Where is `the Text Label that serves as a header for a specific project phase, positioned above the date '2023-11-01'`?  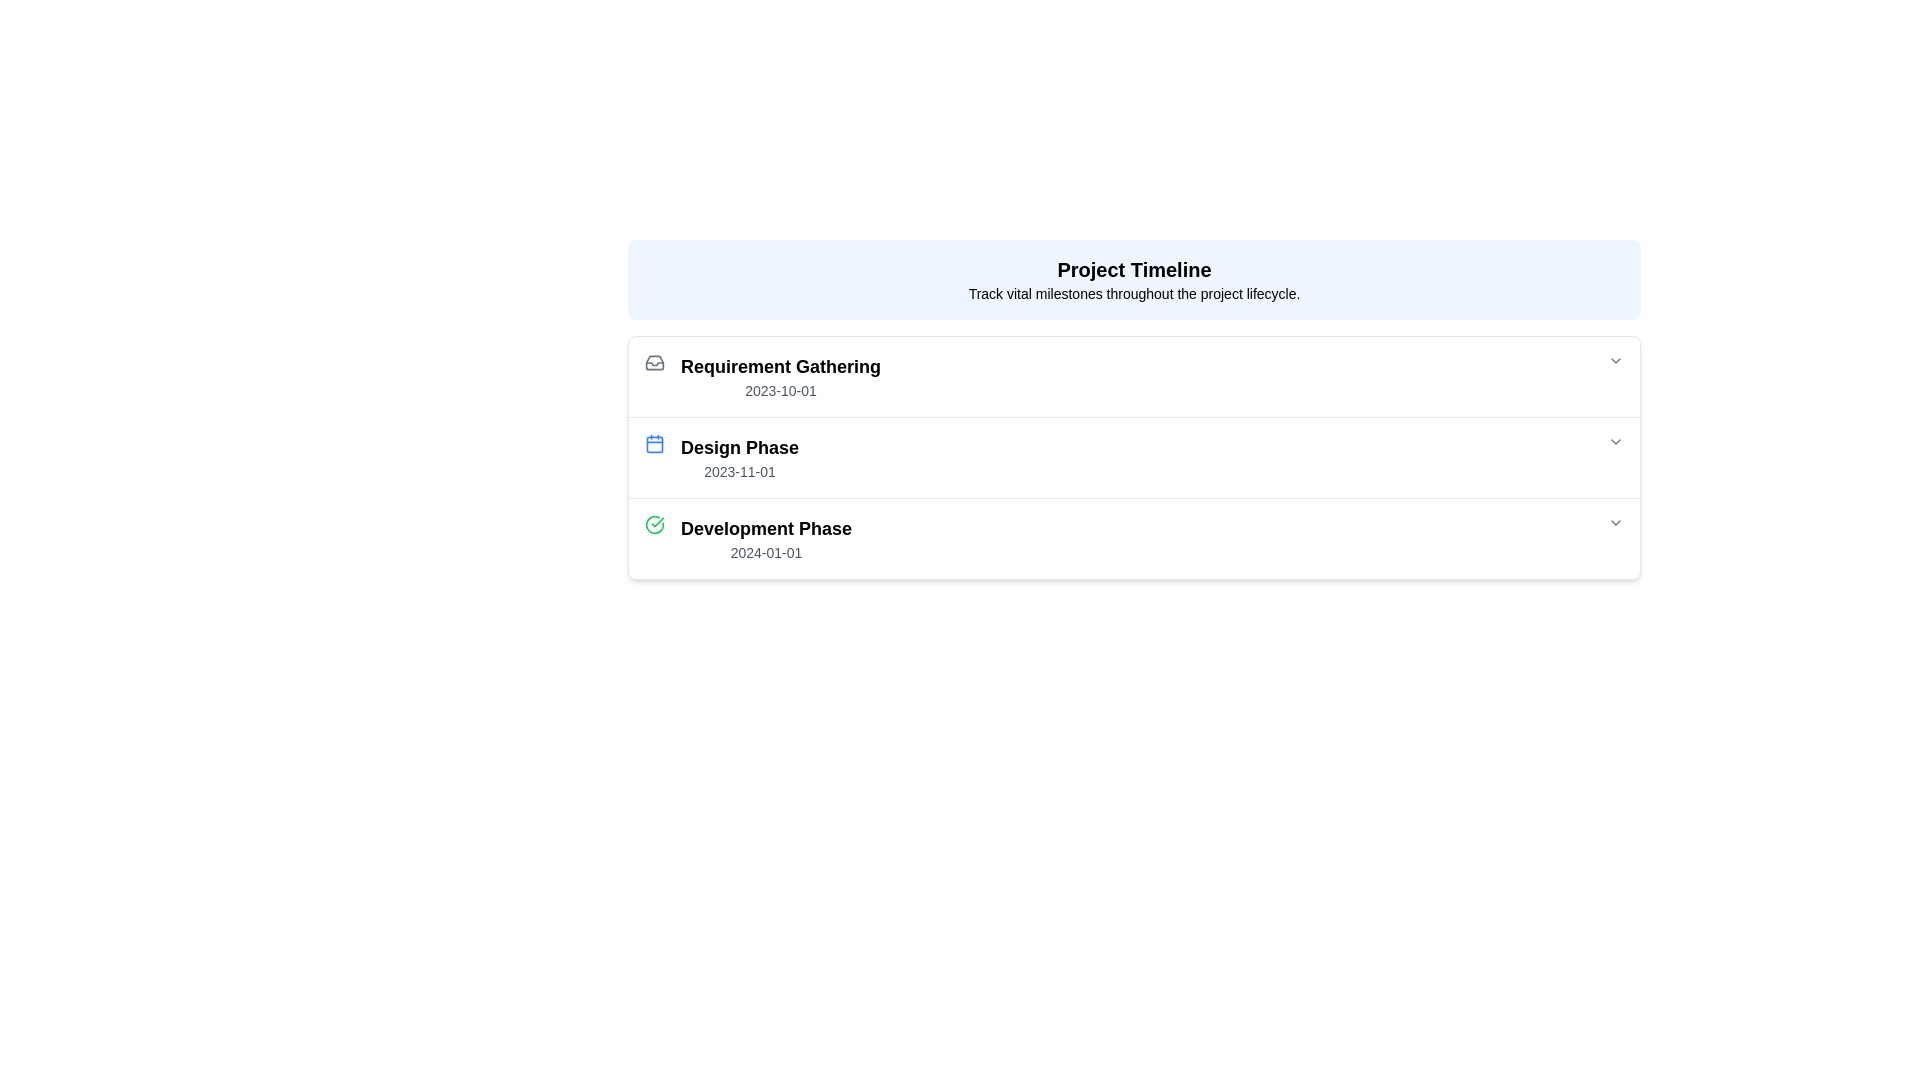 the Text Label that serves as a header for a specific project phase, positioned above the date '2023-11-01' is located at coordinates (738, 446).